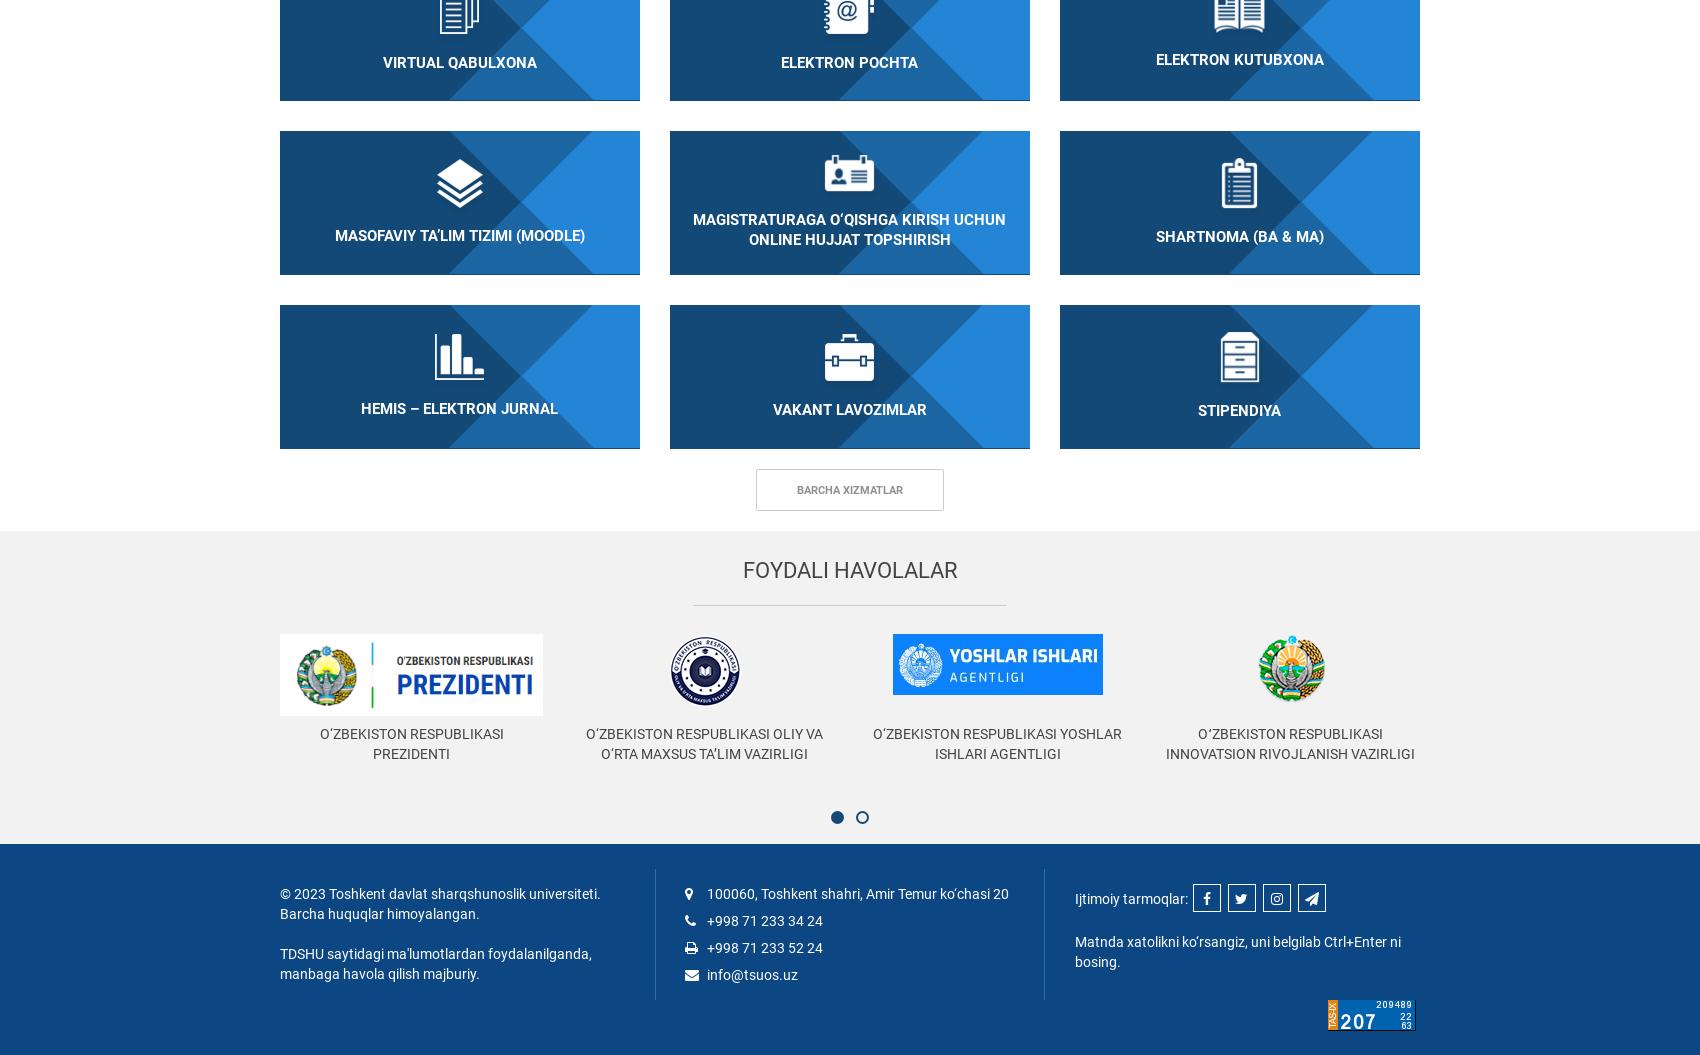 The height and width of the screenshot is (1055, 1700). I want to click on 'Barcha xizmatlar', so click(850, 489).